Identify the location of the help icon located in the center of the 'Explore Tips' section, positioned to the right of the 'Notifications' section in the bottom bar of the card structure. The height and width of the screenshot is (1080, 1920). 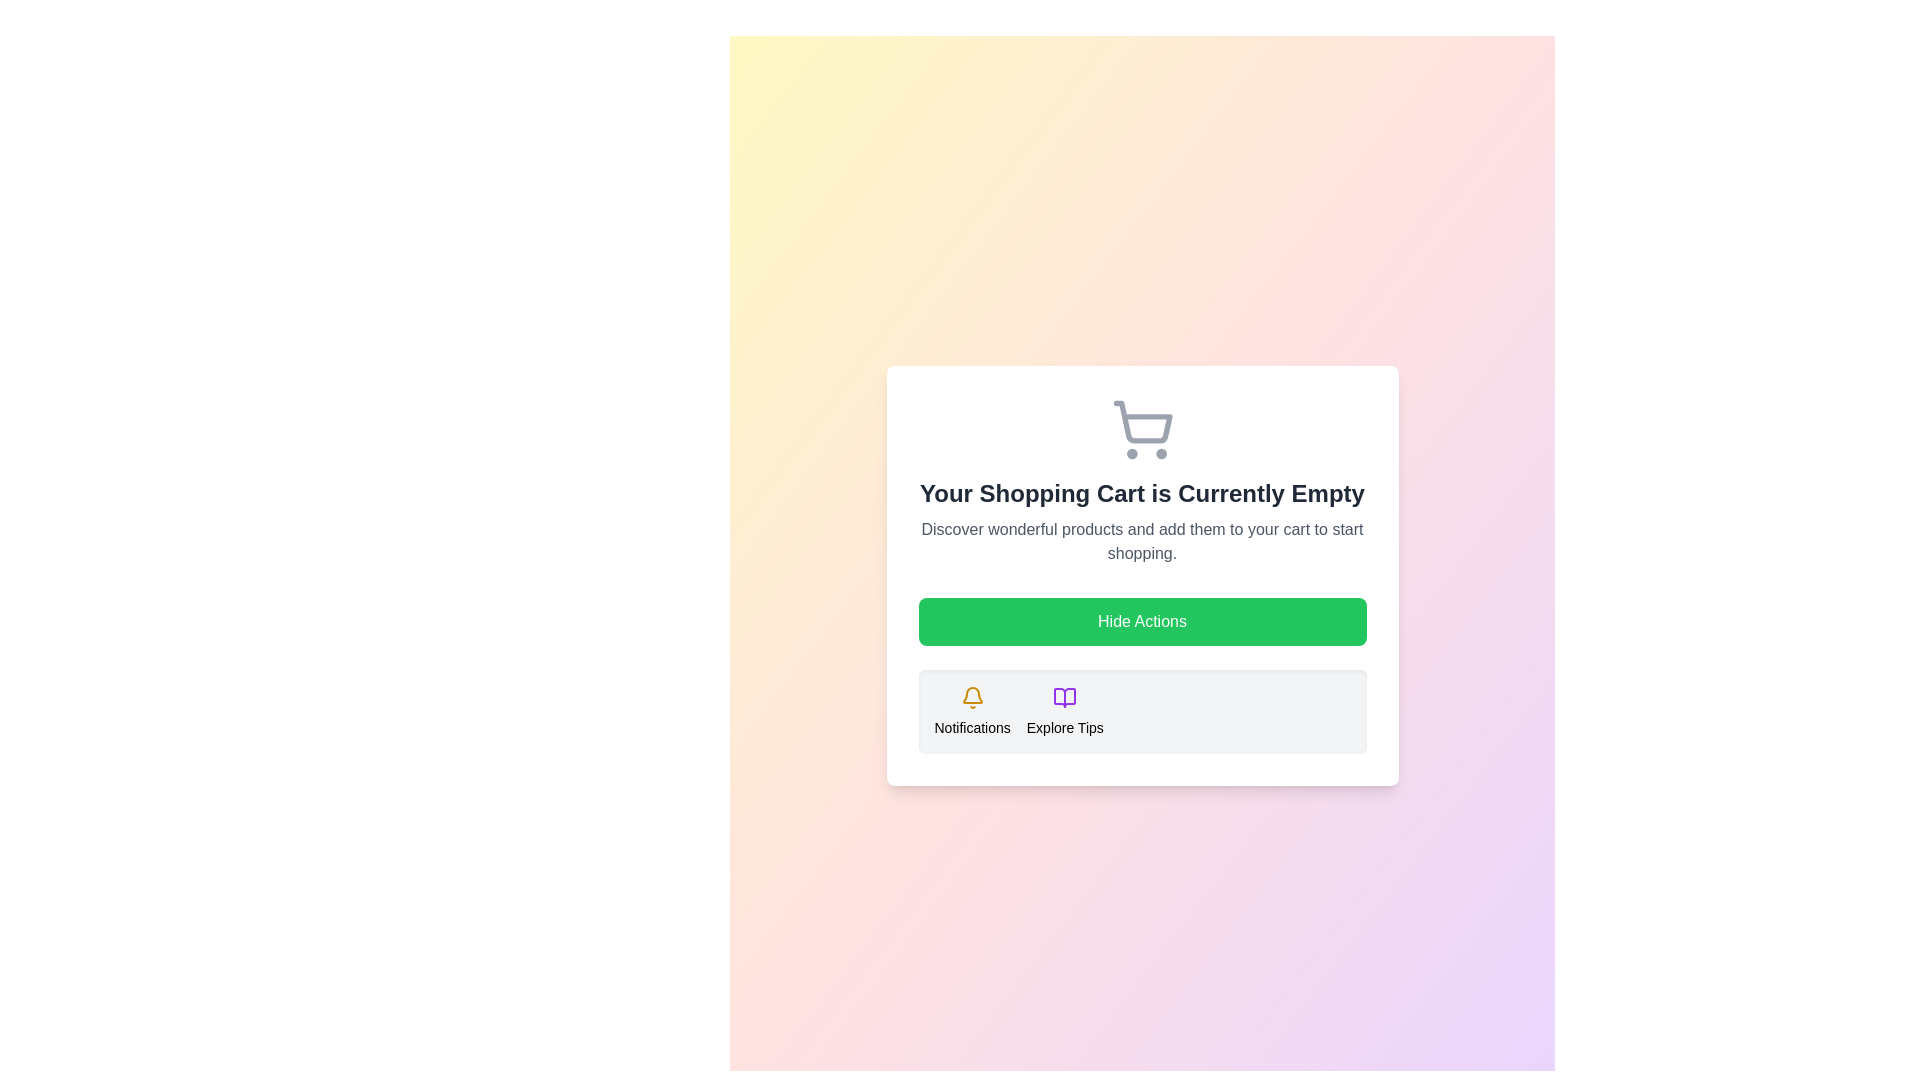
(1064, 697).